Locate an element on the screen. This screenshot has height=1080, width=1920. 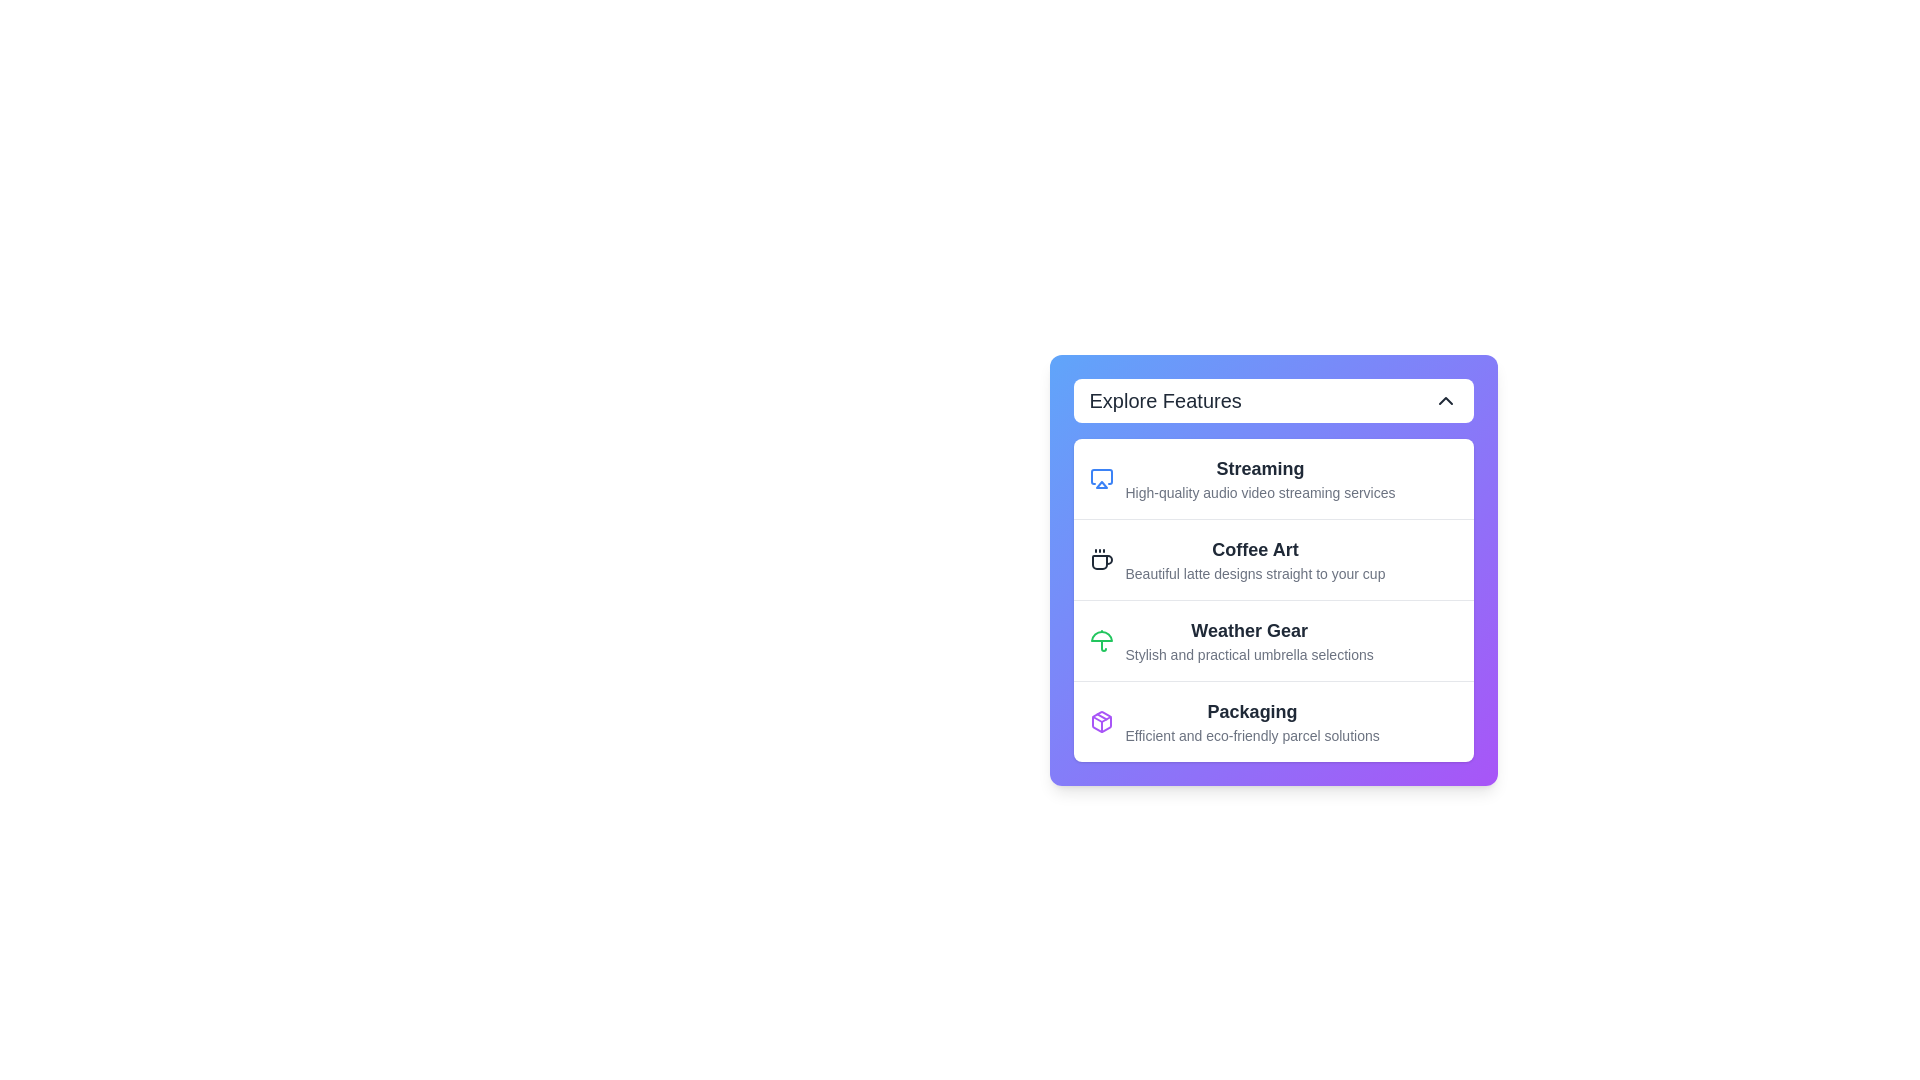
the small purple-colored package icon located to the left of the text 'Packaging' in the fourth row of the dropdown menu is located at coordinates (1100, 721).